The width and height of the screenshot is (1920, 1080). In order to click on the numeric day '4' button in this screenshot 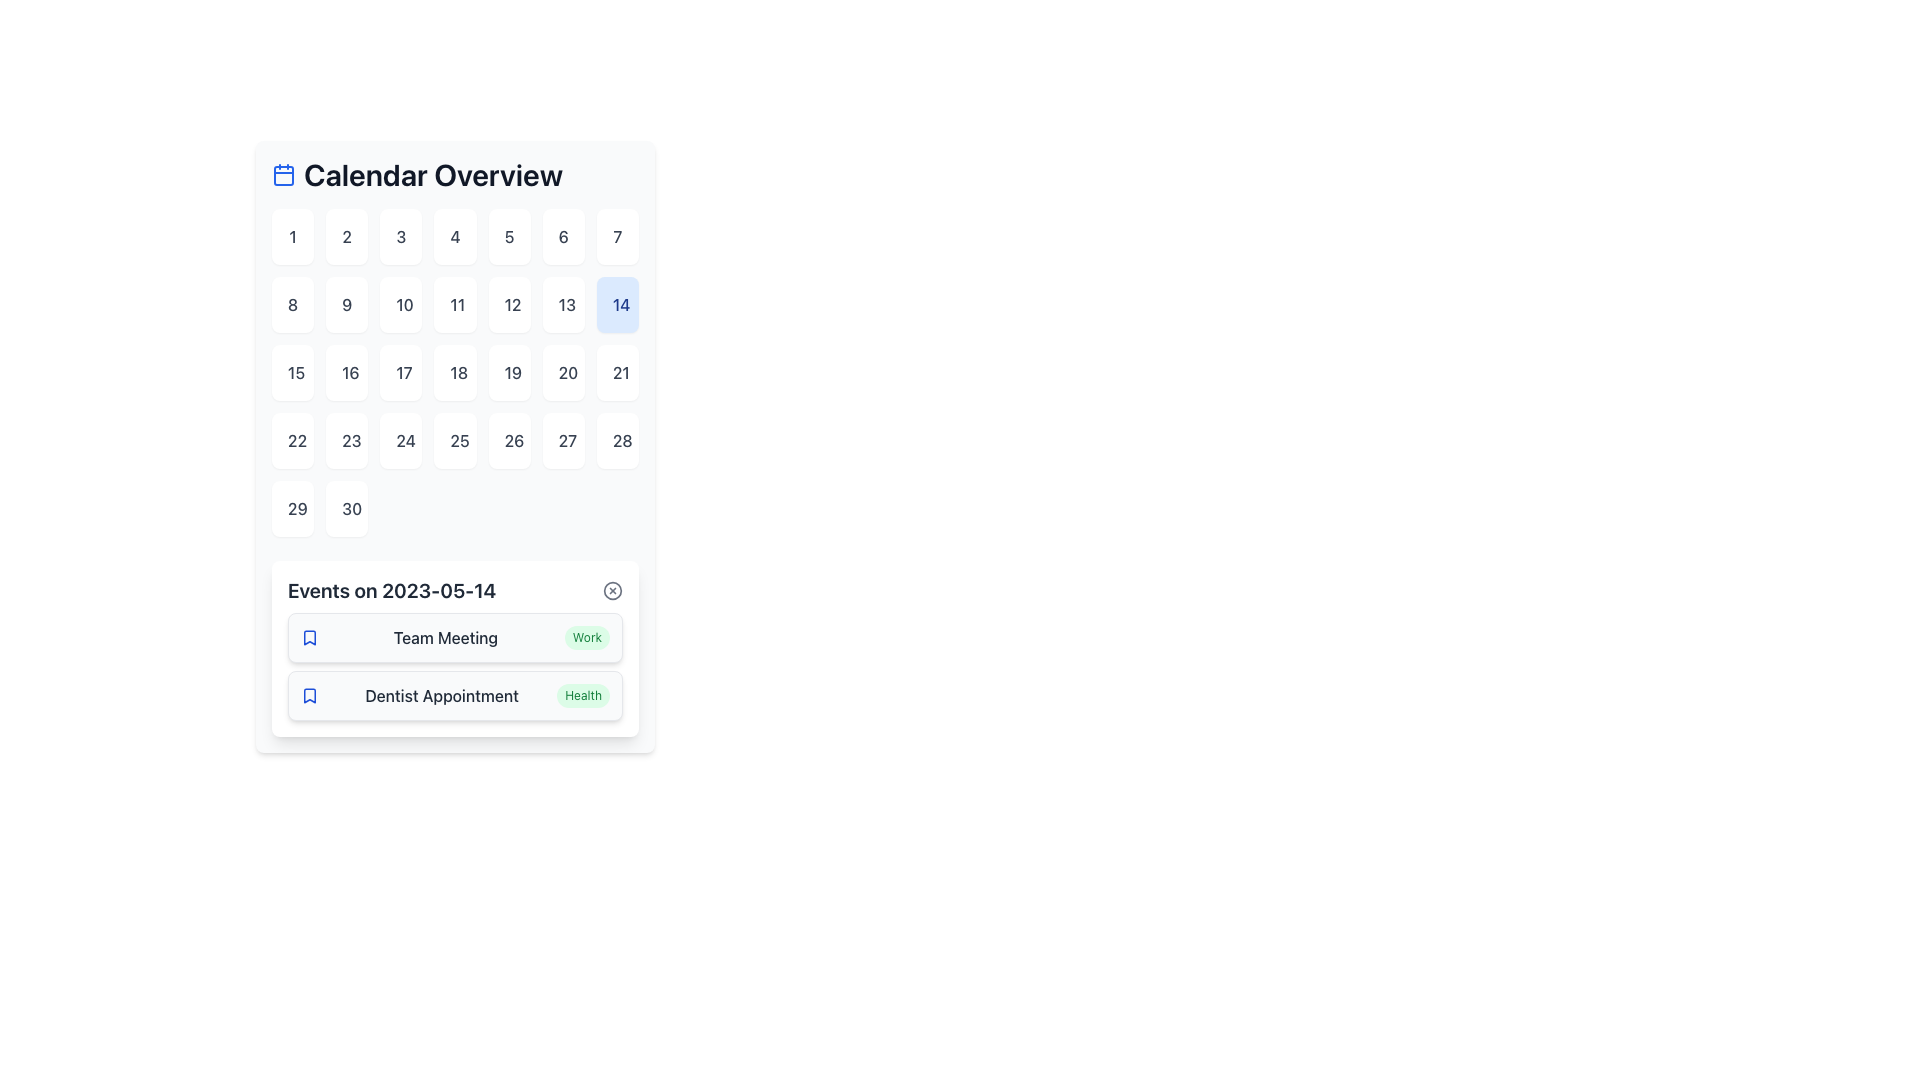, I will do `click(454, 235)`.